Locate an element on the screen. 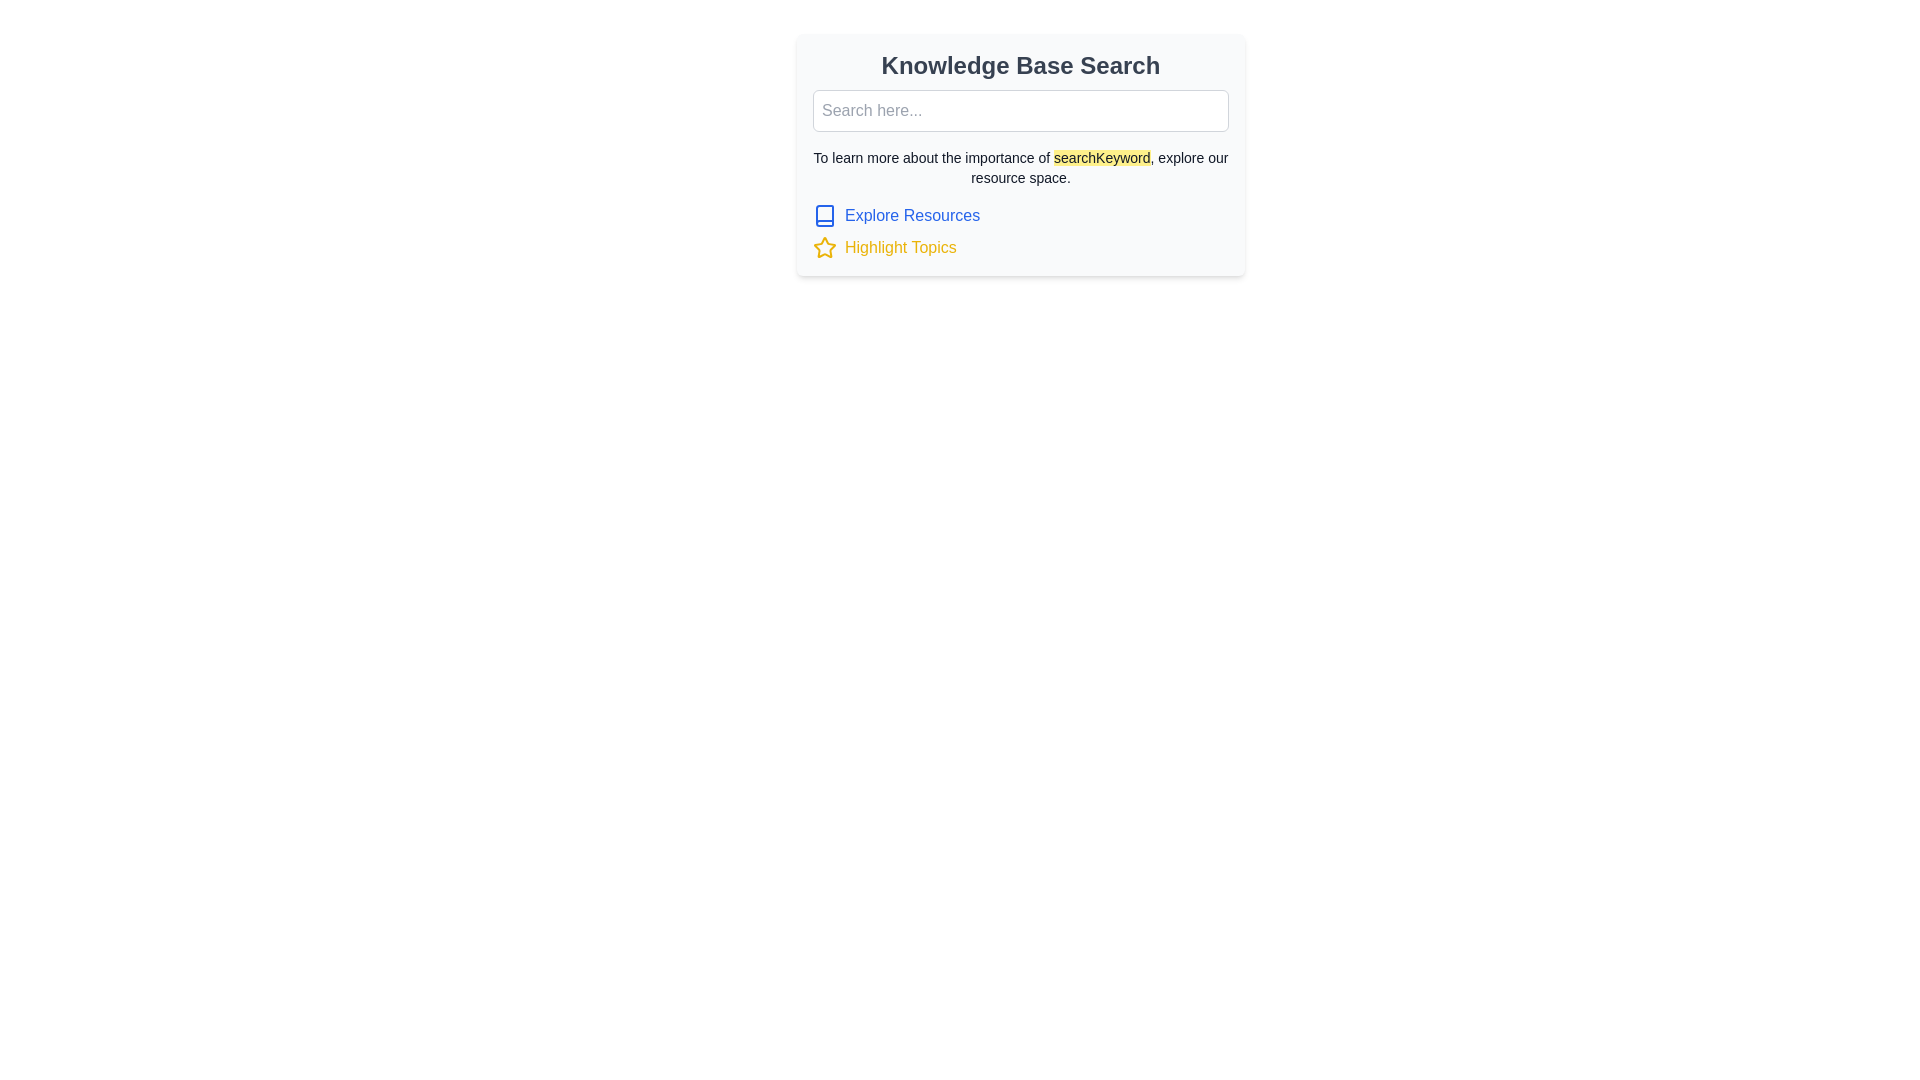  attention on the heading text label is located at coordinates (1021, 64).